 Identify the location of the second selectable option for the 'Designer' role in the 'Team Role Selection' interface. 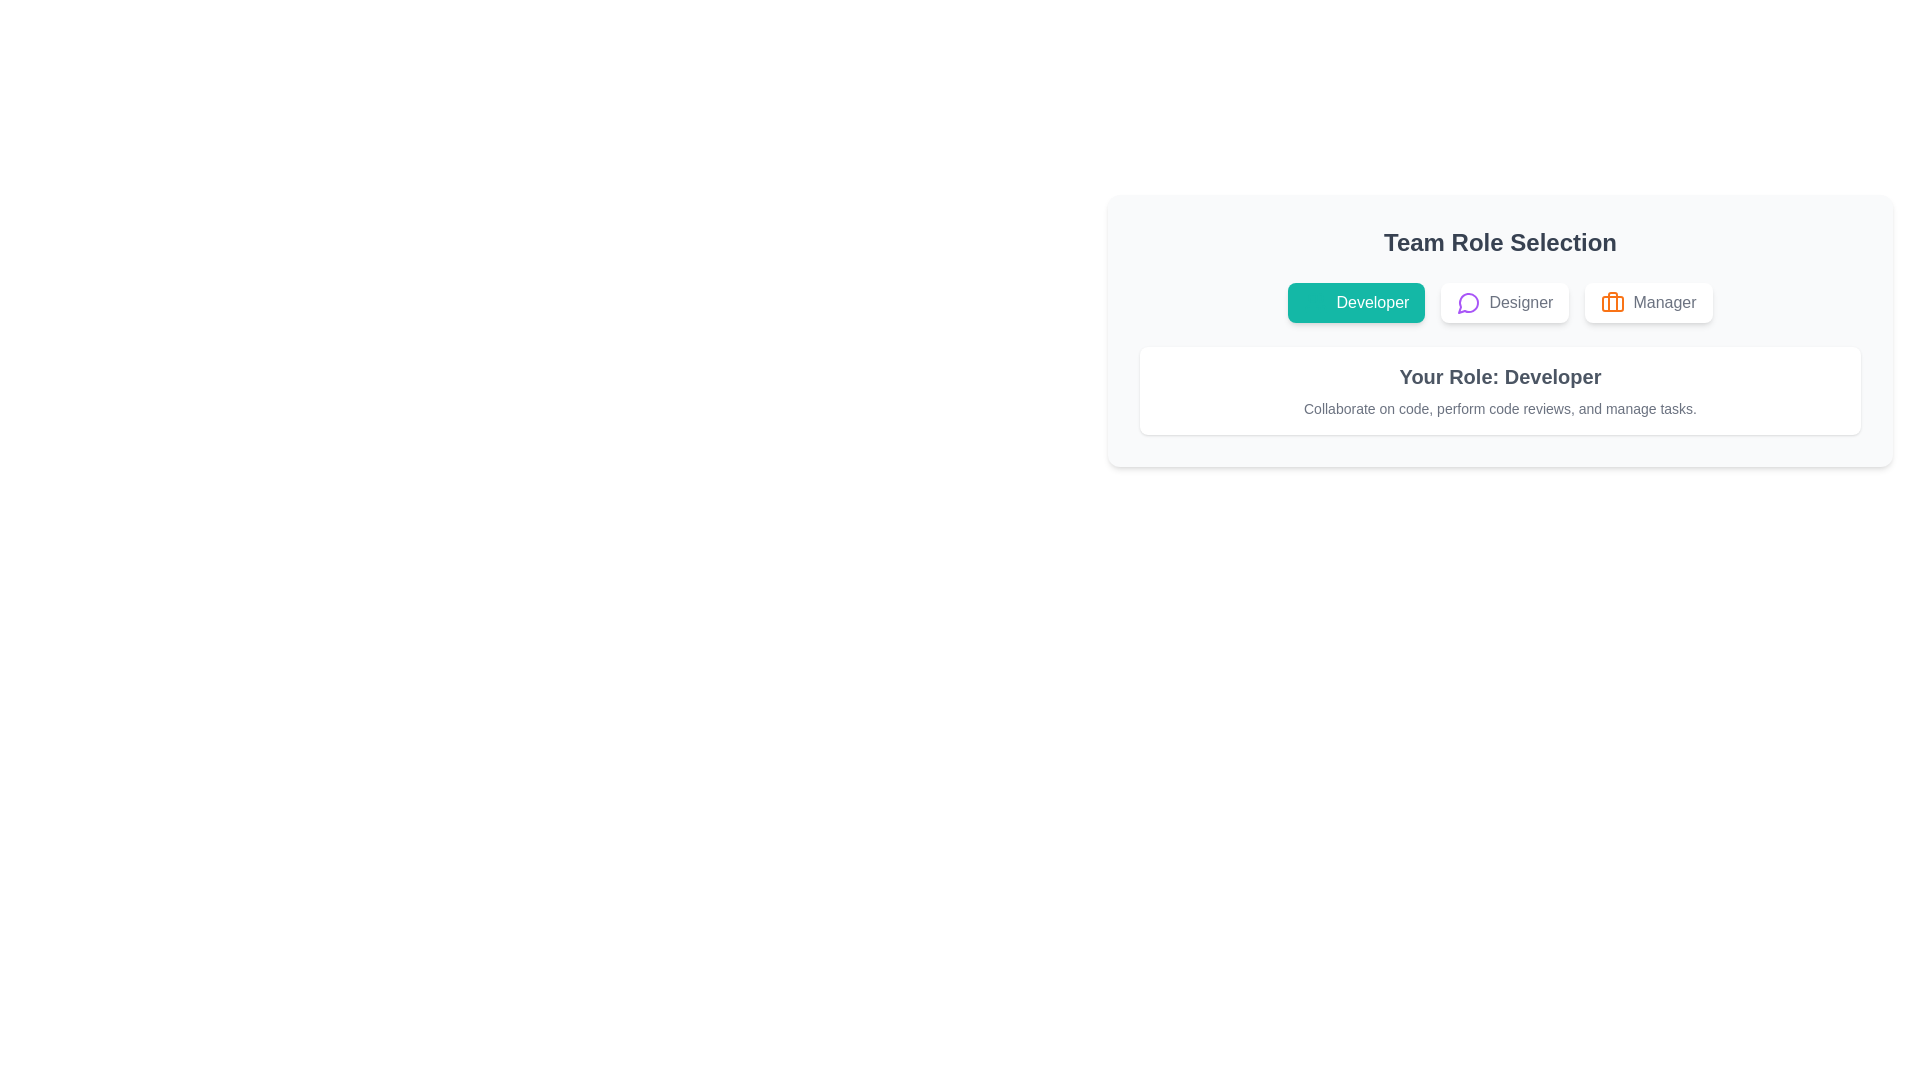
(1505, 303).